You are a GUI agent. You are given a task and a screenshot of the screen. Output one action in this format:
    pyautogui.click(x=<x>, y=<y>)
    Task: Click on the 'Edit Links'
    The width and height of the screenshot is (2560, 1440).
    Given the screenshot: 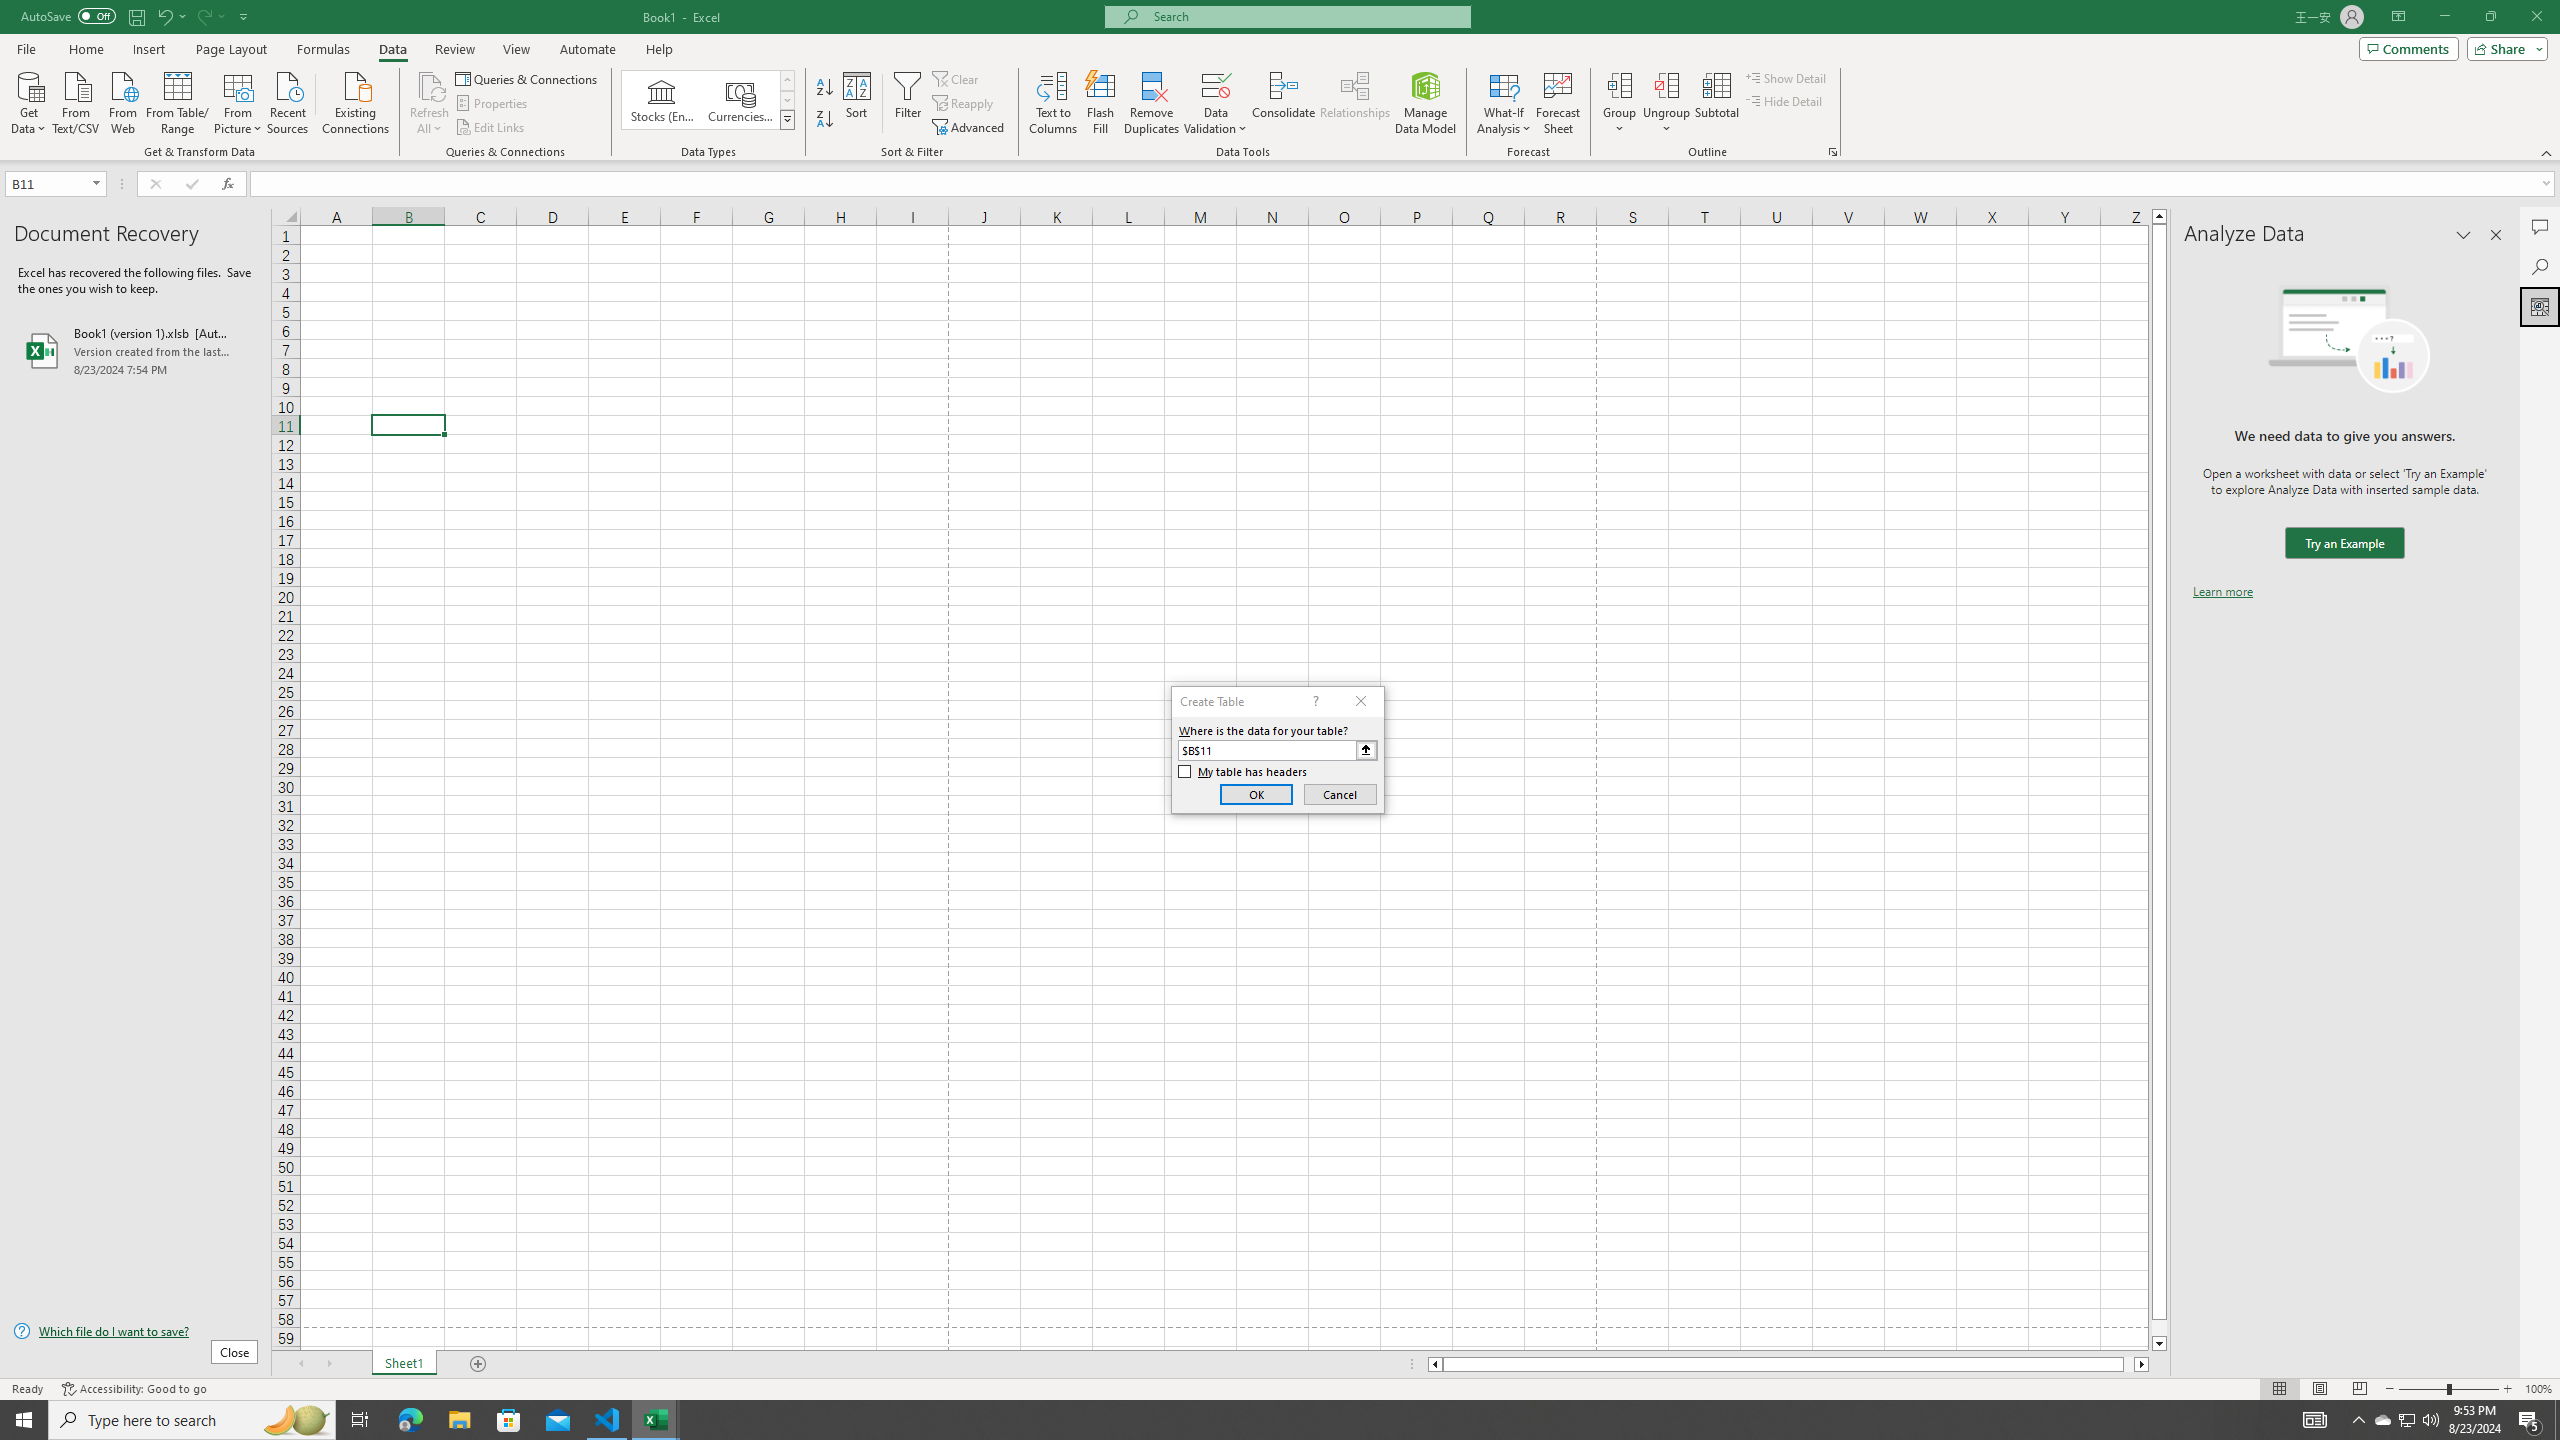 What is the action you would take?
    pyautogui.click(x=490, y=127)
    